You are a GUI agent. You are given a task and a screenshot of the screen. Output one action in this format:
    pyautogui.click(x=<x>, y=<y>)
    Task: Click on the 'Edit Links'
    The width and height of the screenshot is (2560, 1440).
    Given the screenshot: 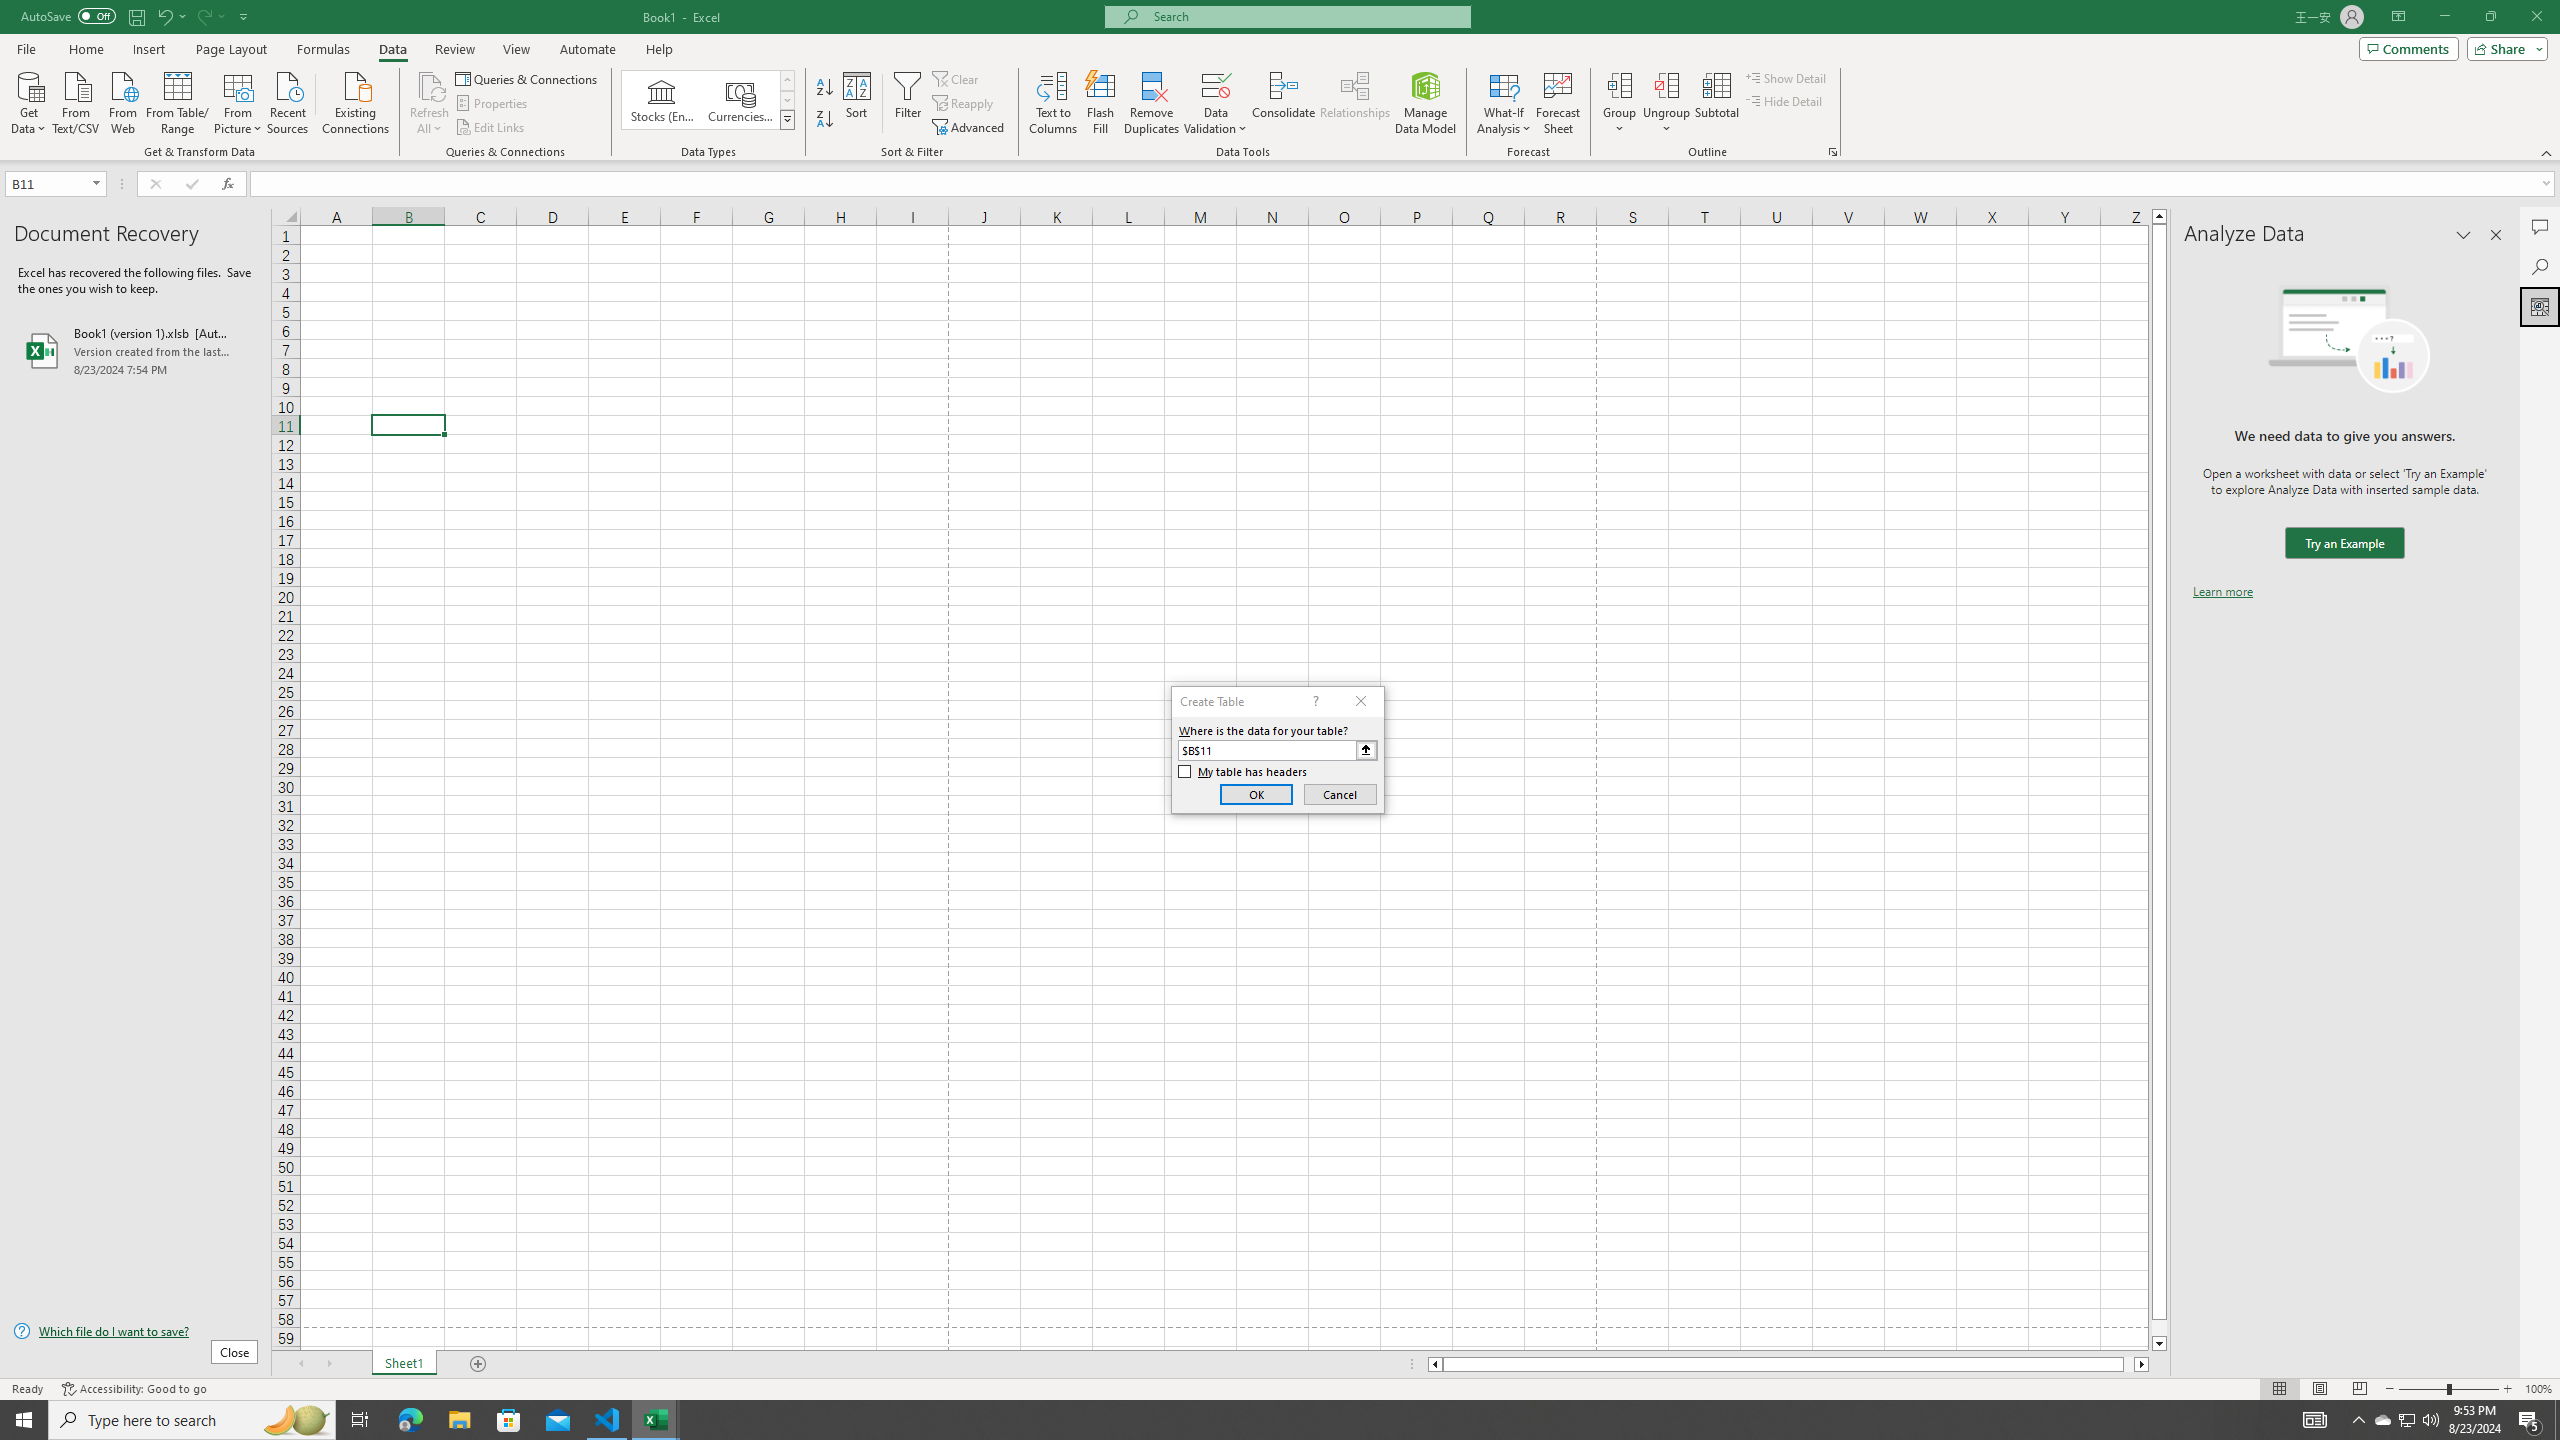 What is the action you would take?
    pyautogui.click(x=490, y=127)
    